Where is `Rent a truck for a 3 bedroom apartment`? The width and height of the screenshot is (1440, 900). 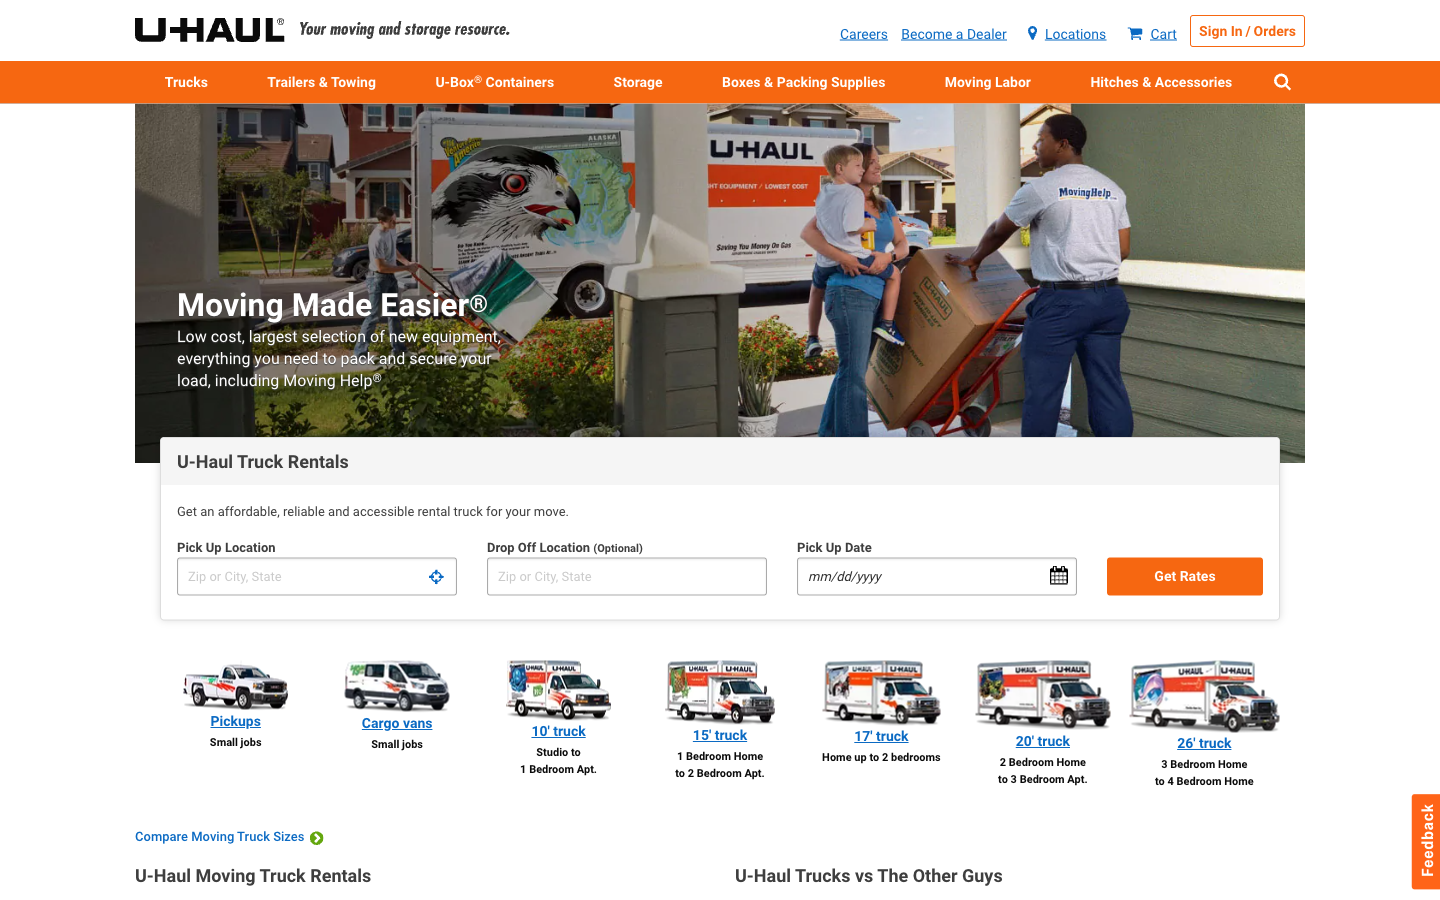 Rent a truck for a 3 bedroom apartment is located at coordinates (1042, 723).